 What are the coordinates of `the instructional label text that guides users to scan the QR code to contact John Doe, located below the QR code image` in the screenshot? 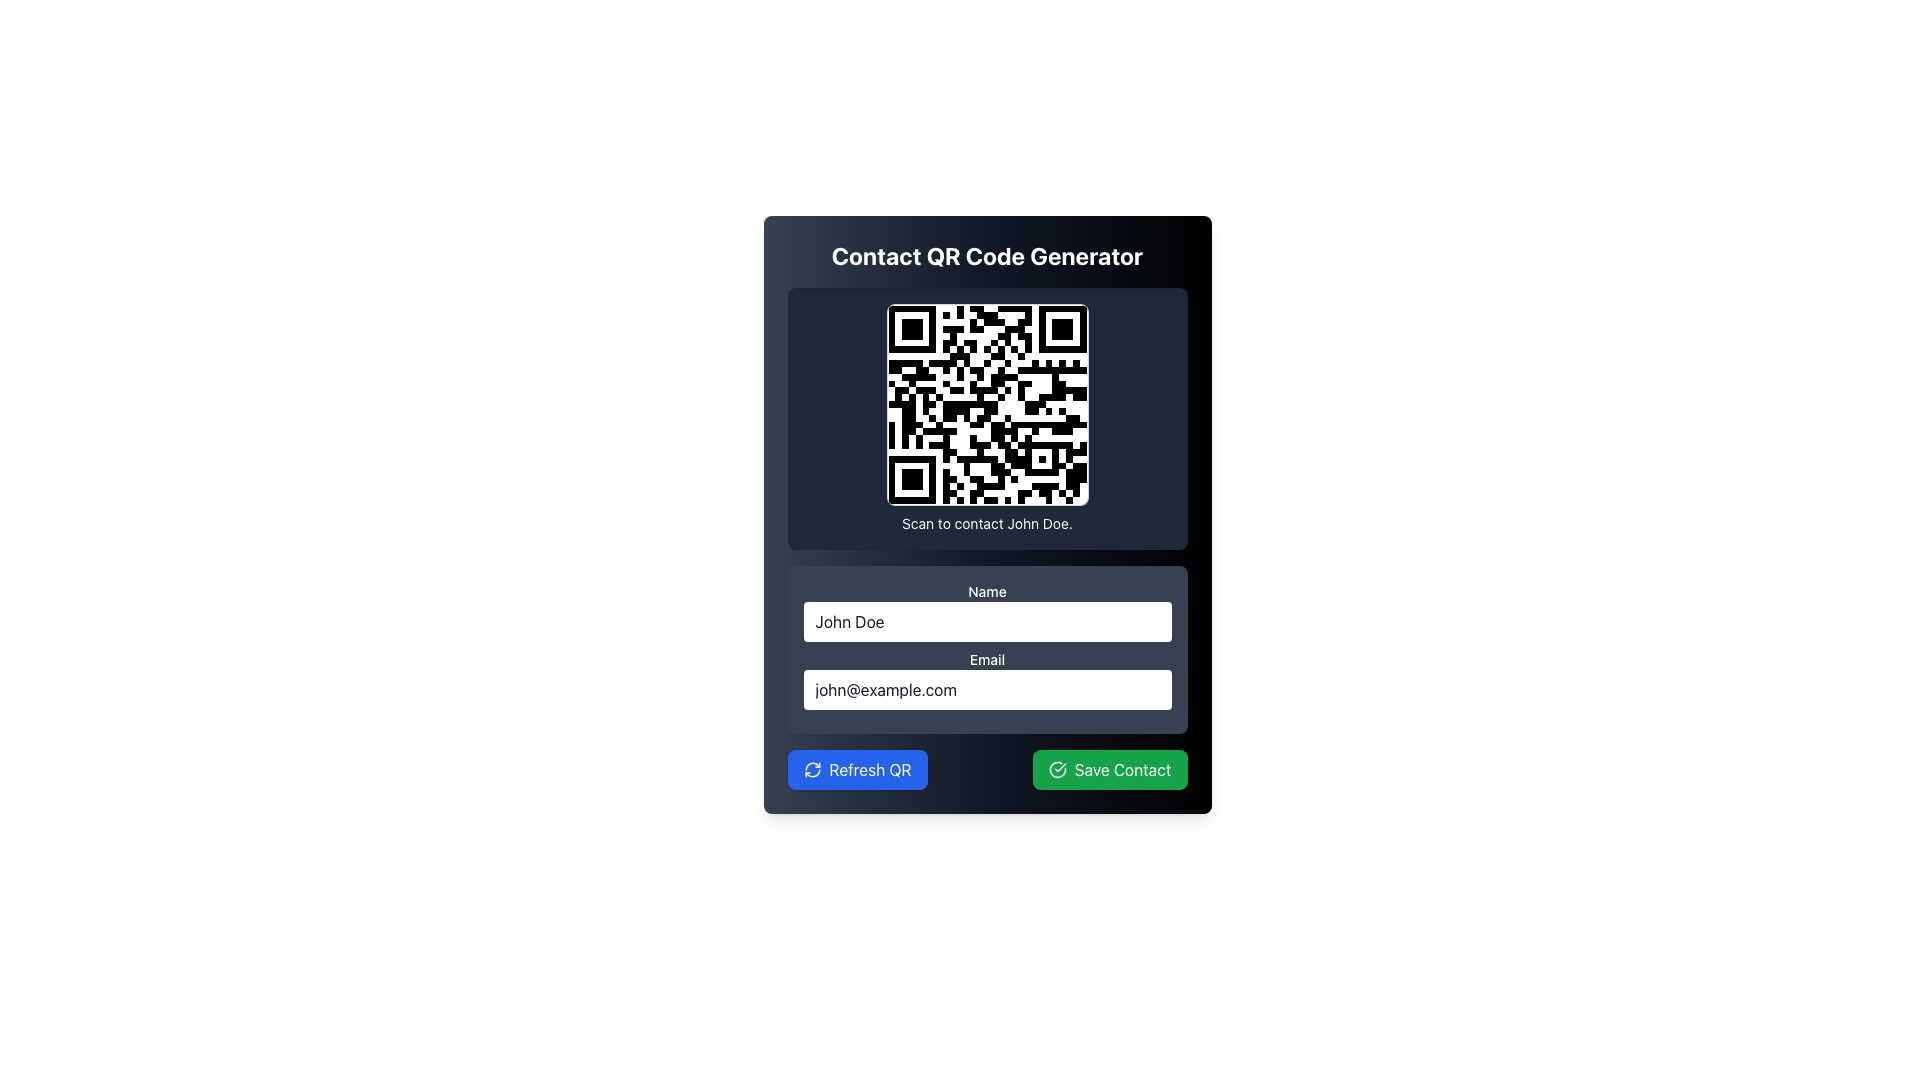 It's located at (987, 523).